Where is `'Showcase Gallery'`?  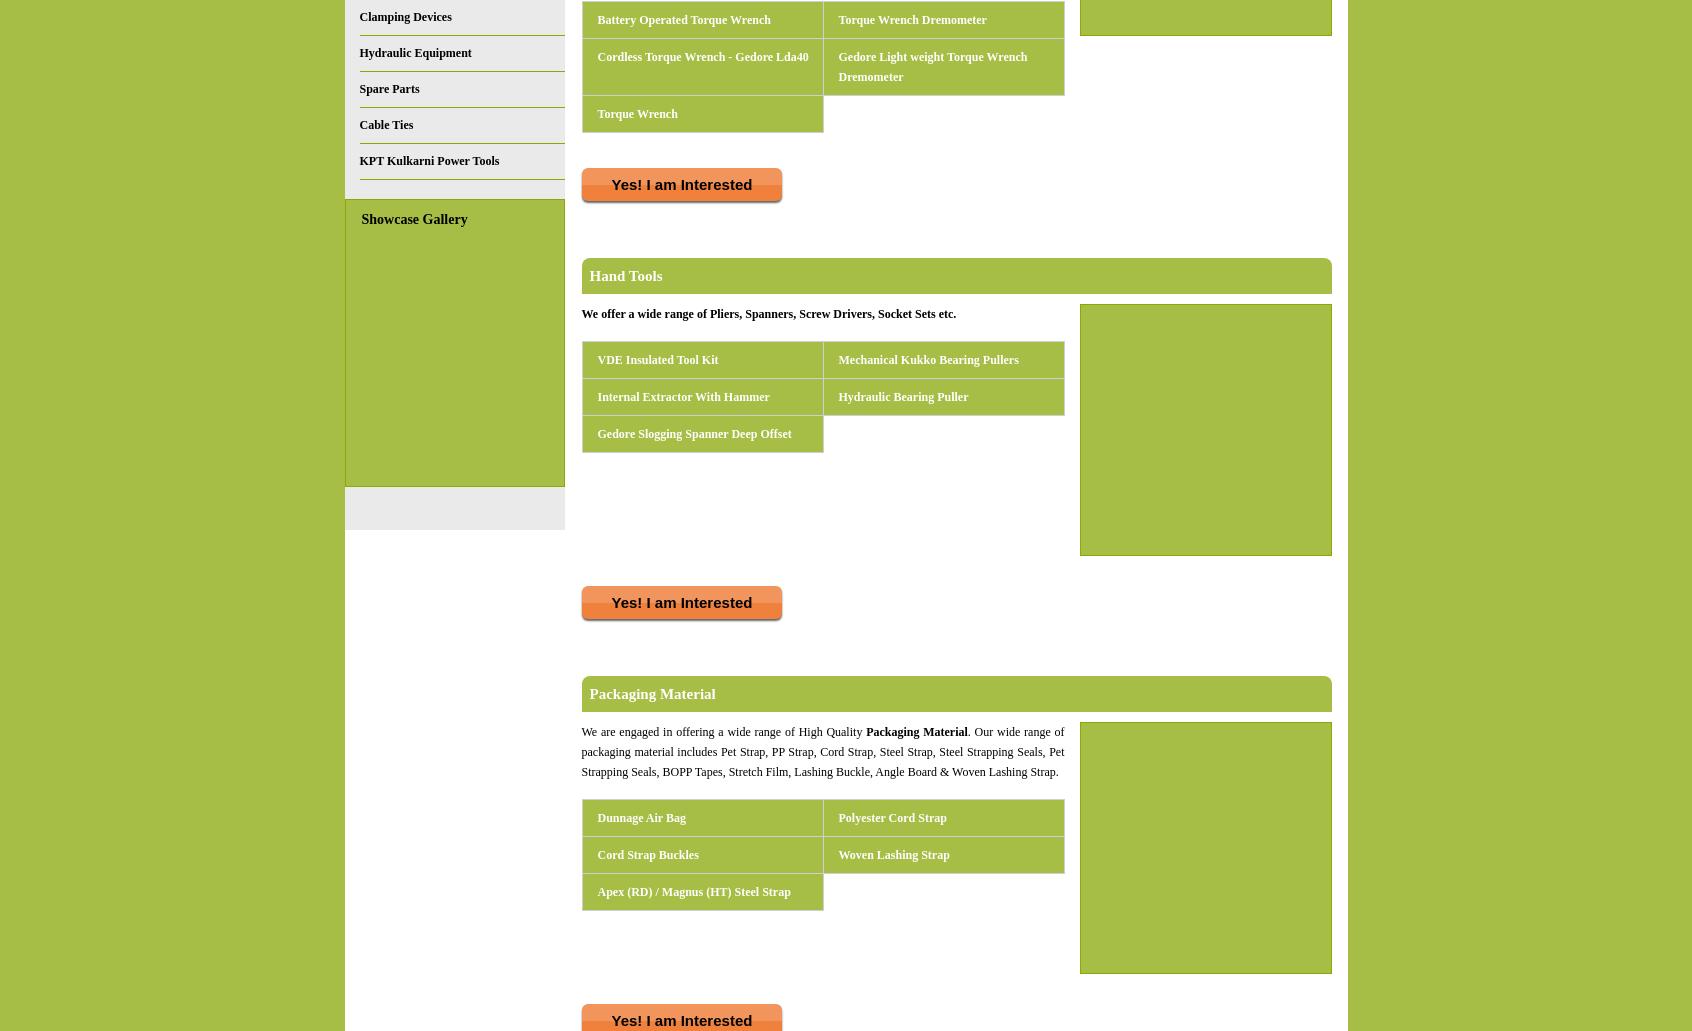
'Showcase Gallery' is located at coordinates (414, 219).